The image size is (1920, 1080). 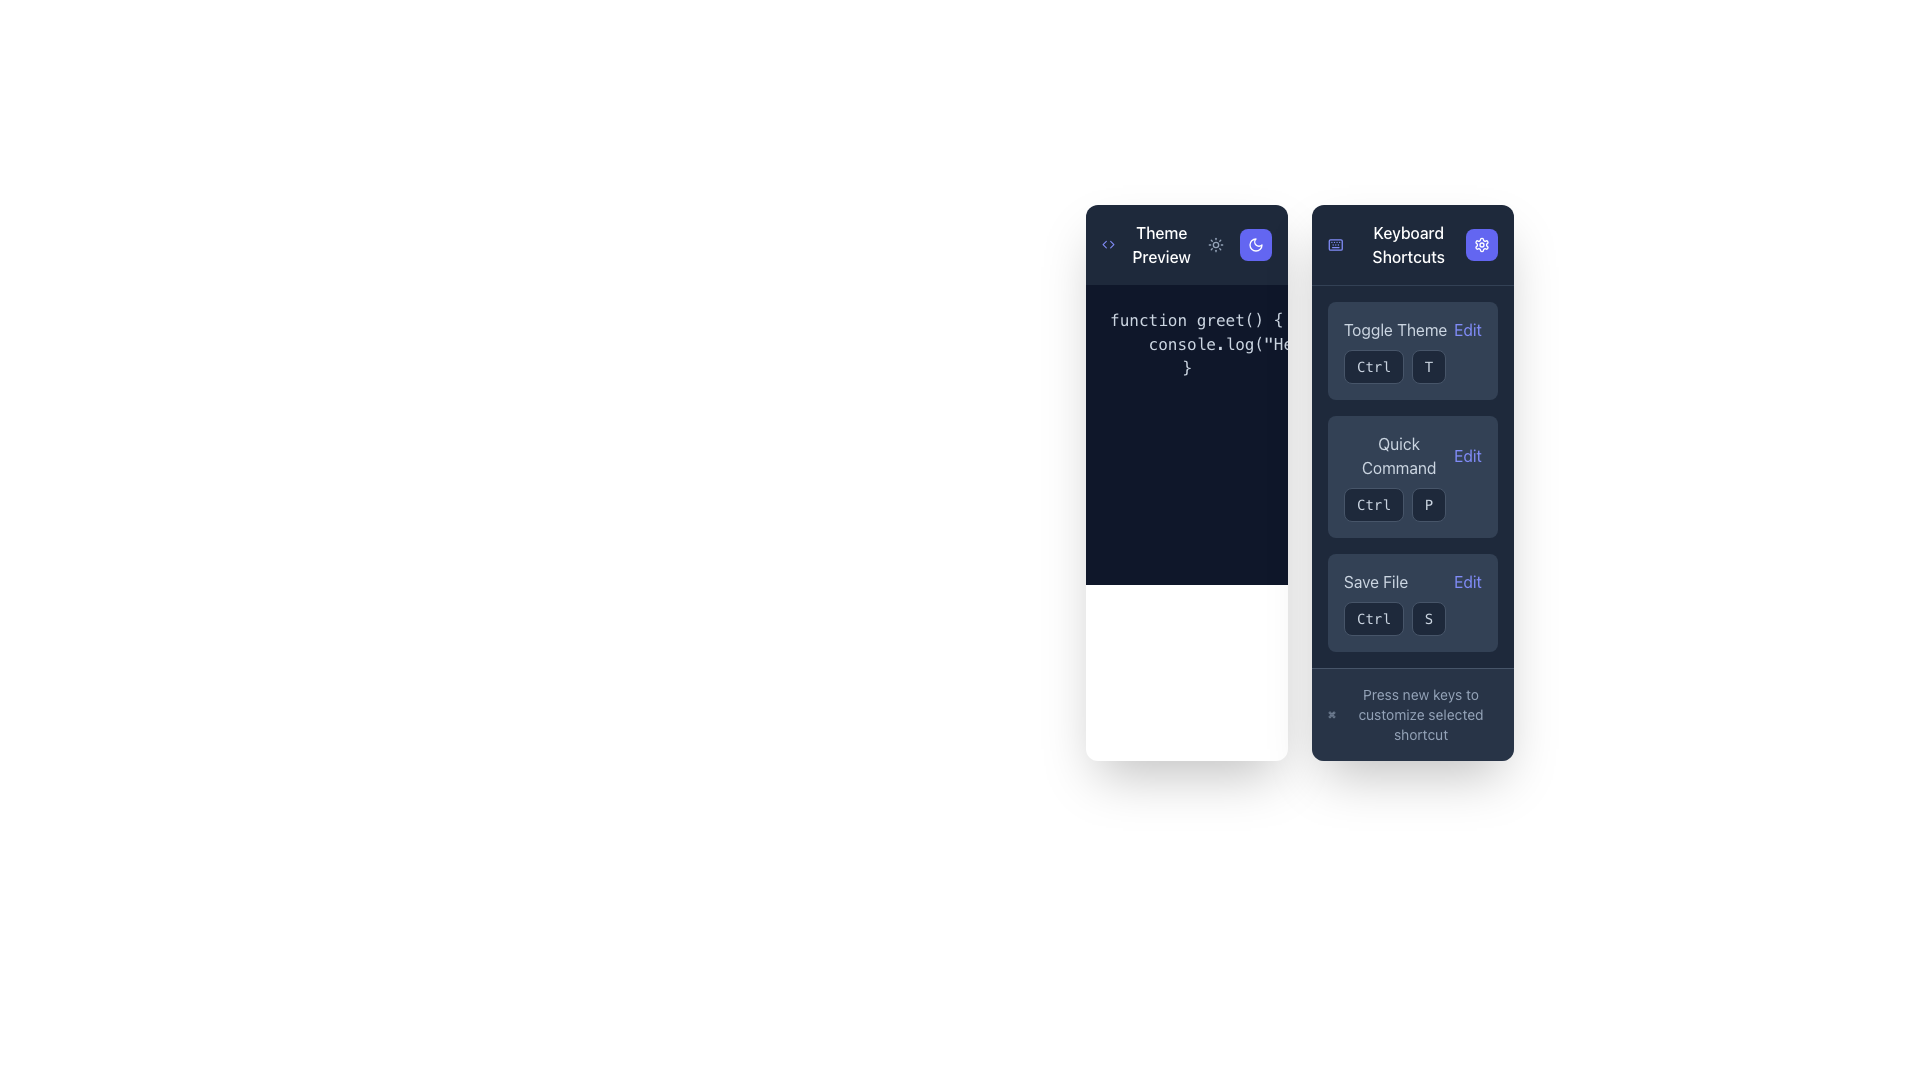 I want to click on the 'Edit' link within the first entry of the vertical list of interactive elements labeled 'Keyboard Shortcuts' to modify the keyboard shortcut, so click(x=1411, y=350).